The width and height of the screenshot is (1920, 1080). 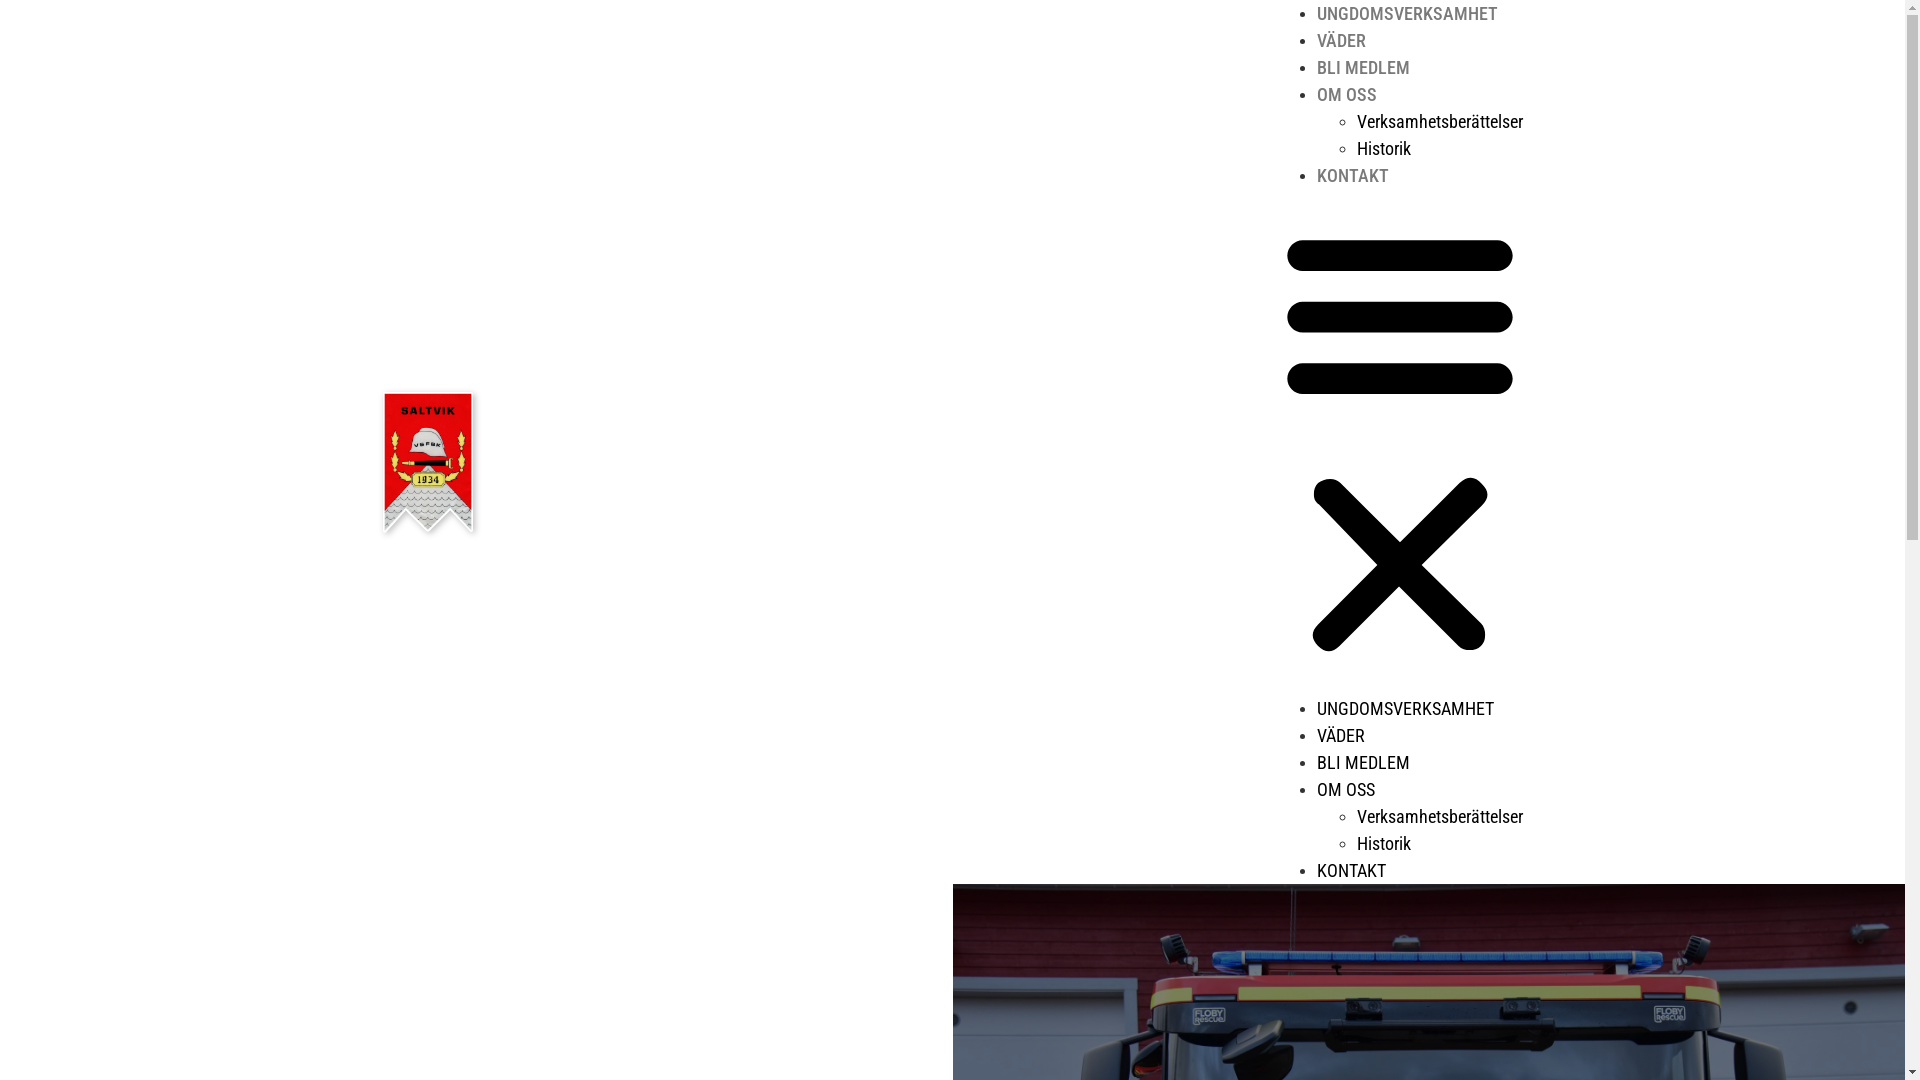 What do you see at coordinates (1381, 843) in the screenshot?
I see `'Historik'` at bounding box center [1381, 843].